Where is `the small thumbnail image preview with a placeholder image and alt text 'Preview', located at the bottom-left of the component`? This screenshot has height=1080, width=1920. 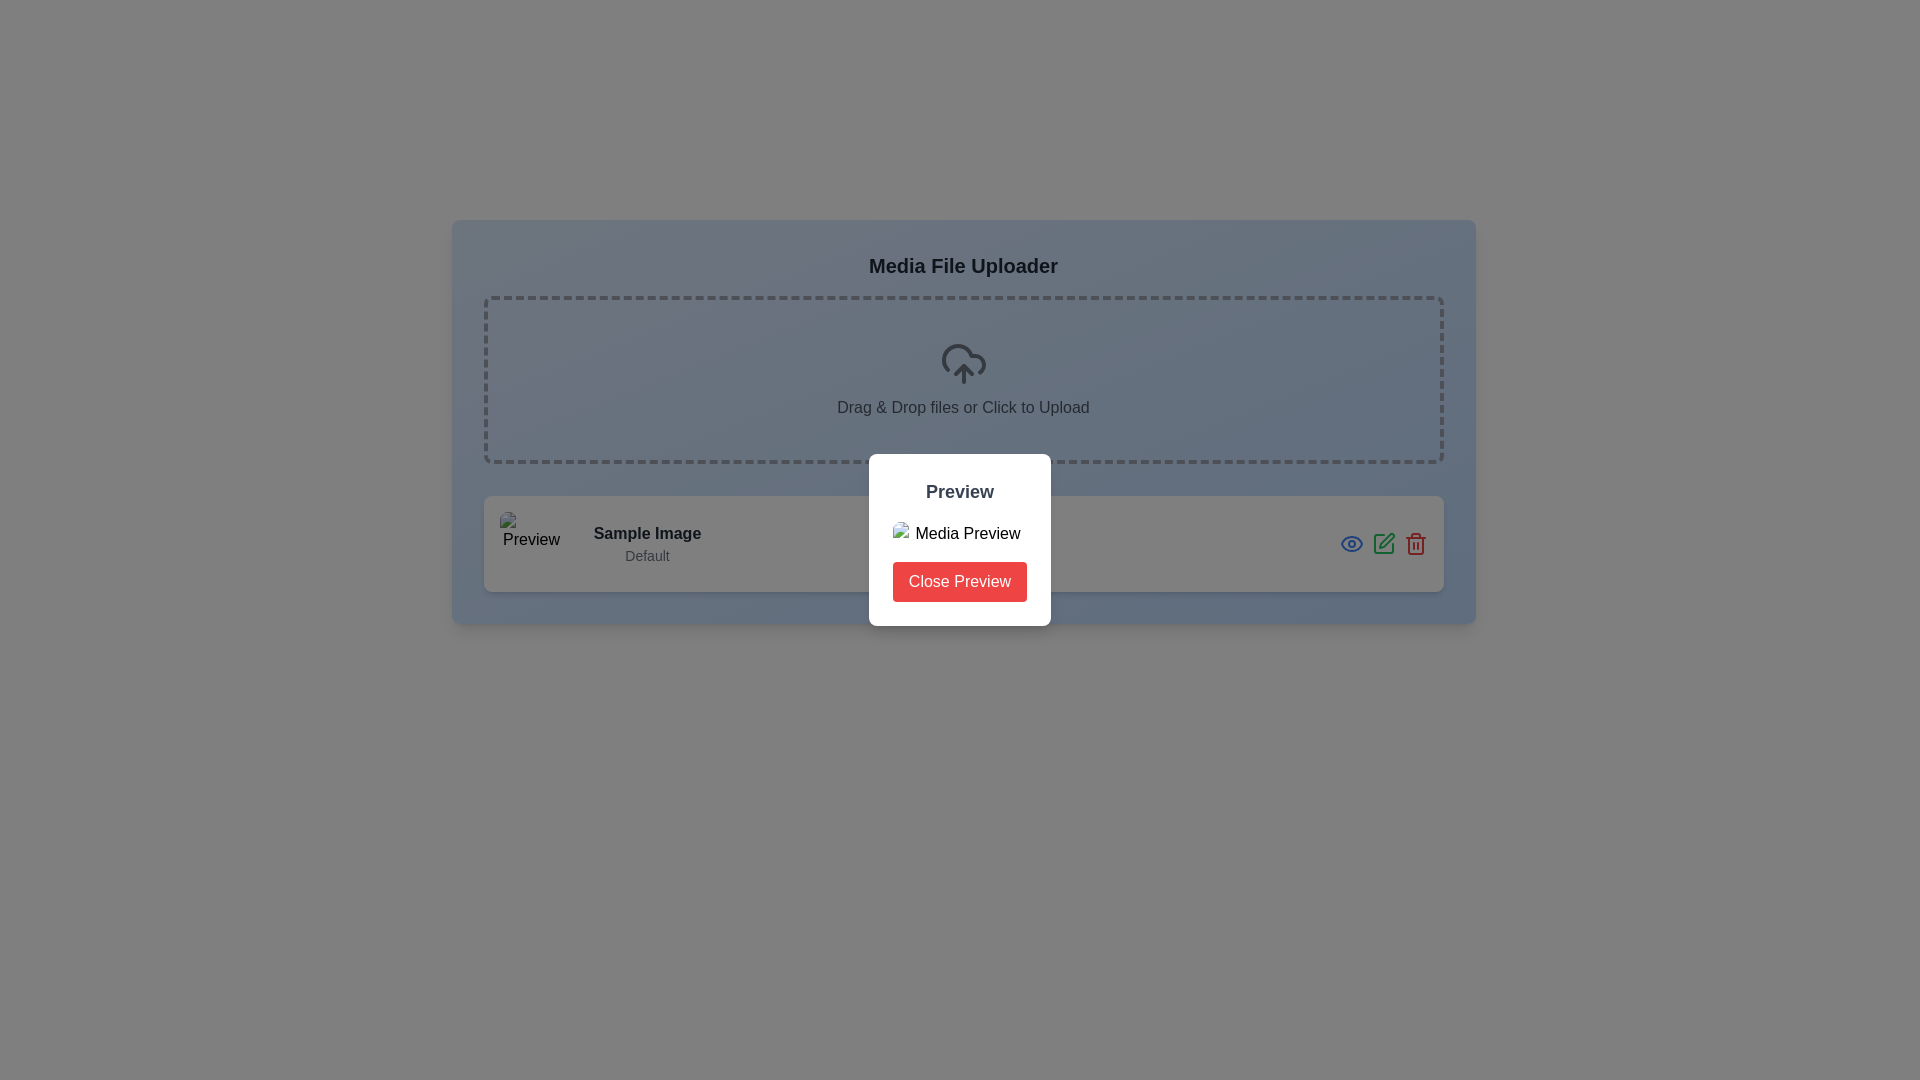
the small thumbnail image preview with a placeholder image and alt text 'Preview', located at the bottom-left of the component is located at coordinates (531, 543).